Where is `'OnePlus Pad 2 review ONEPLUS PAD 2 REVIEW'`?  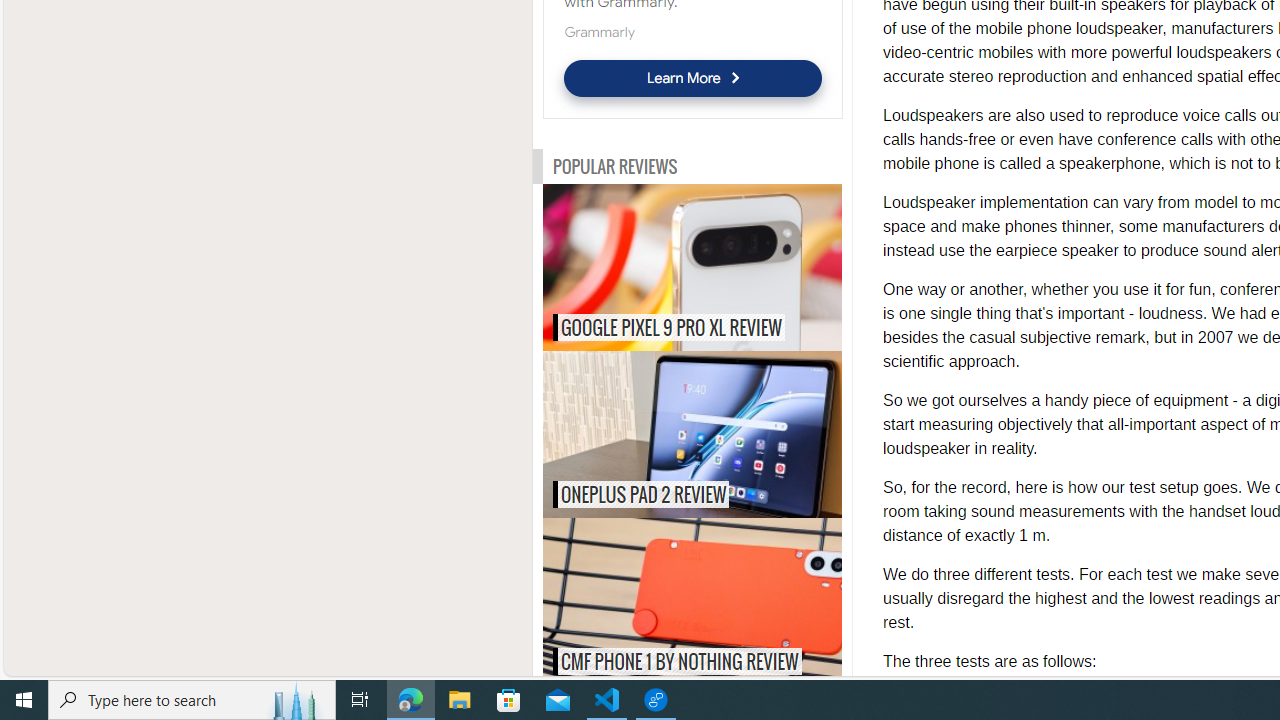
'OnePlus Pad 2 review ONEPLUS PAD 2 REVIEW' is located at coordinates (692, 433).